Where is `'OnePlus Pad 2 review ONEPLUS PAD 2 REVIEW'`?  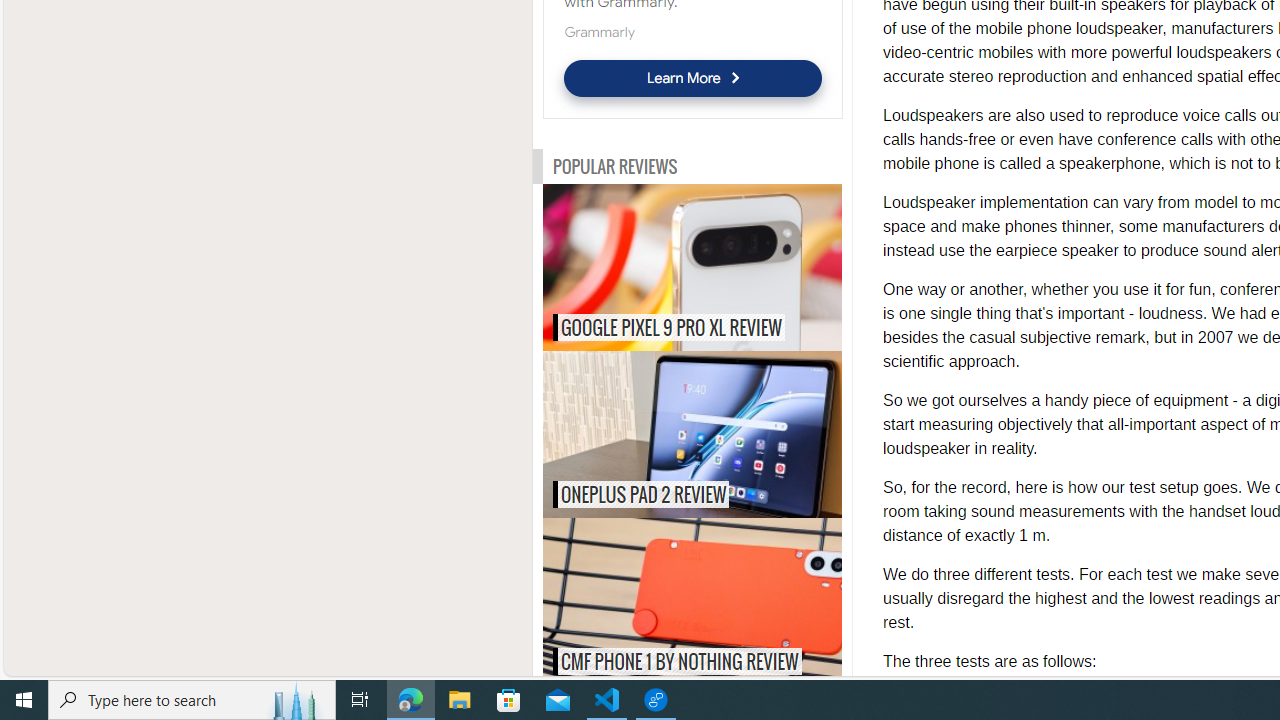
'OnePlus Pad 2 review ONEPLUS PAD 2 REVIEW' is located at coordinates (692, 433).